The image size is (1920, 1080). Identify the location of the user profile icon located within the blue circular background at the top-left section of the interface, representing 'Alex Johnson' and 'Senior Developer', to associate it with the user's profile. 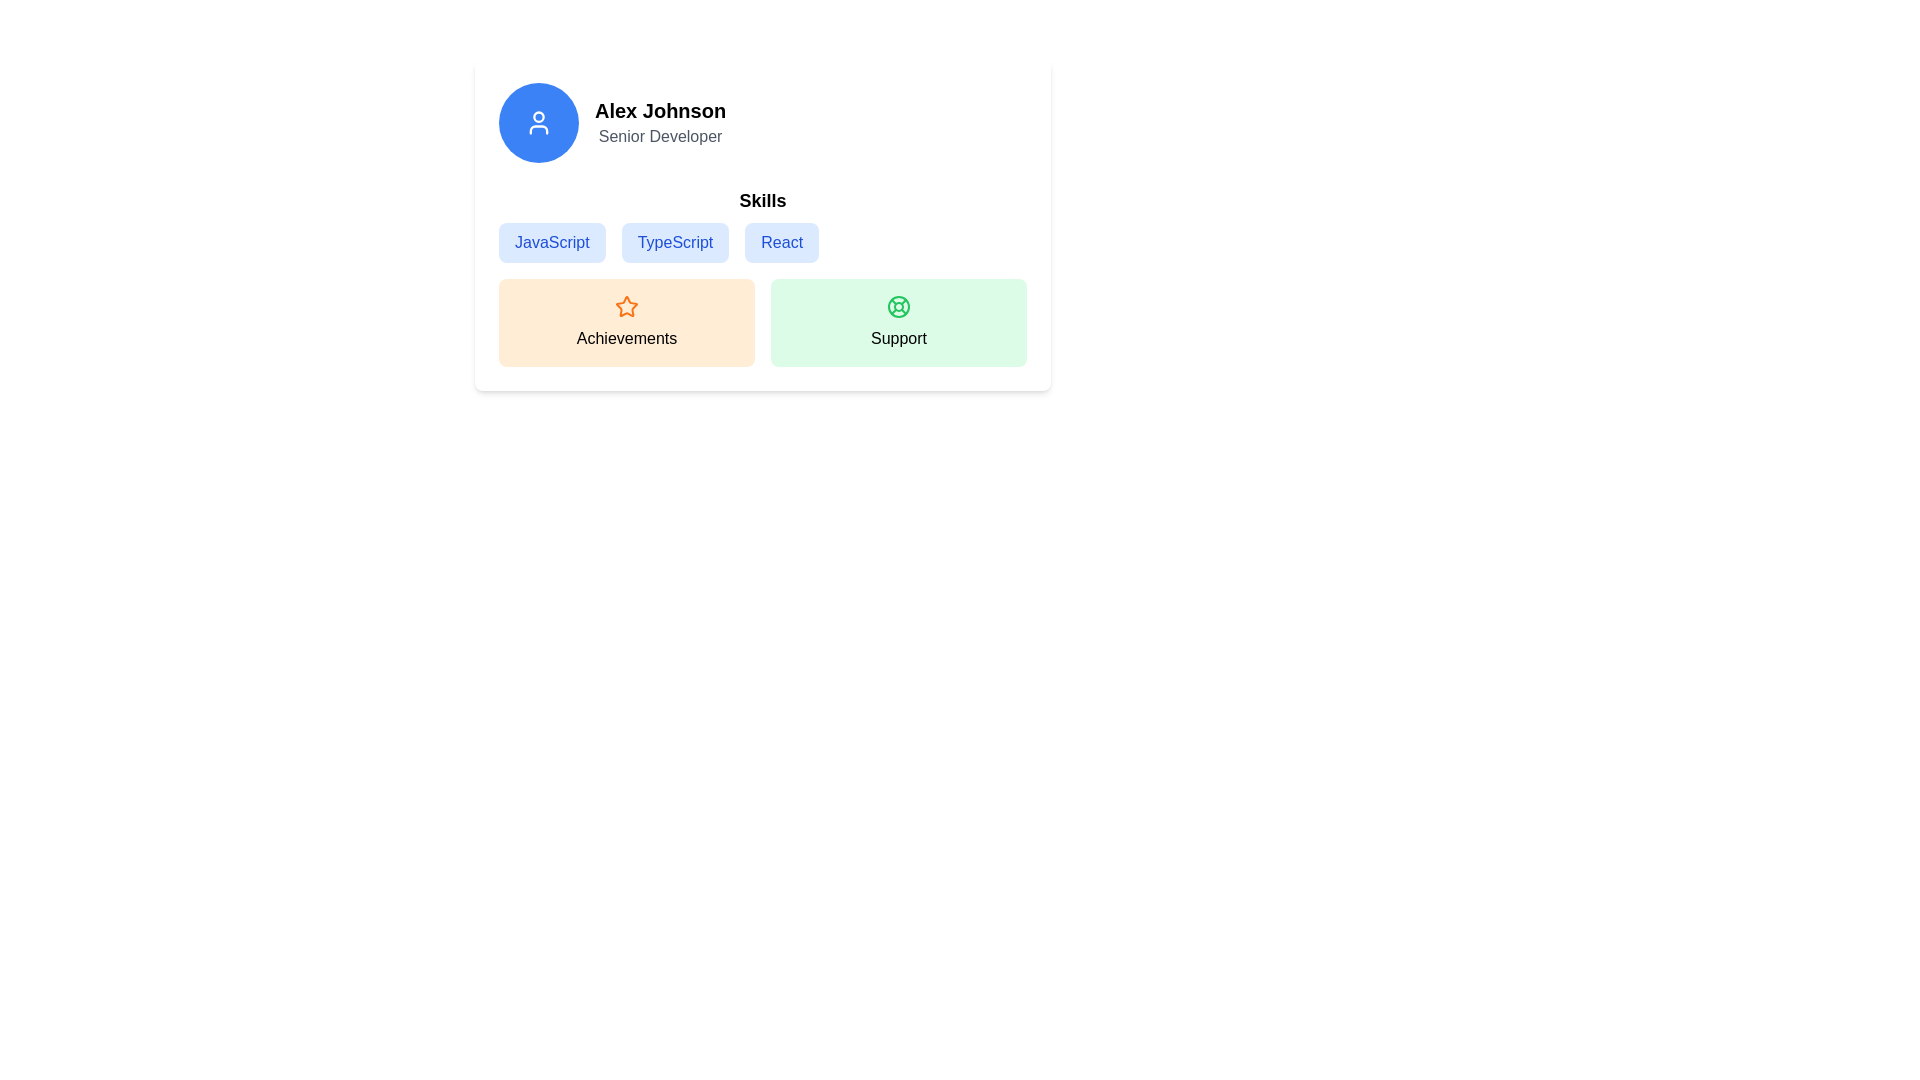
(538, 123).